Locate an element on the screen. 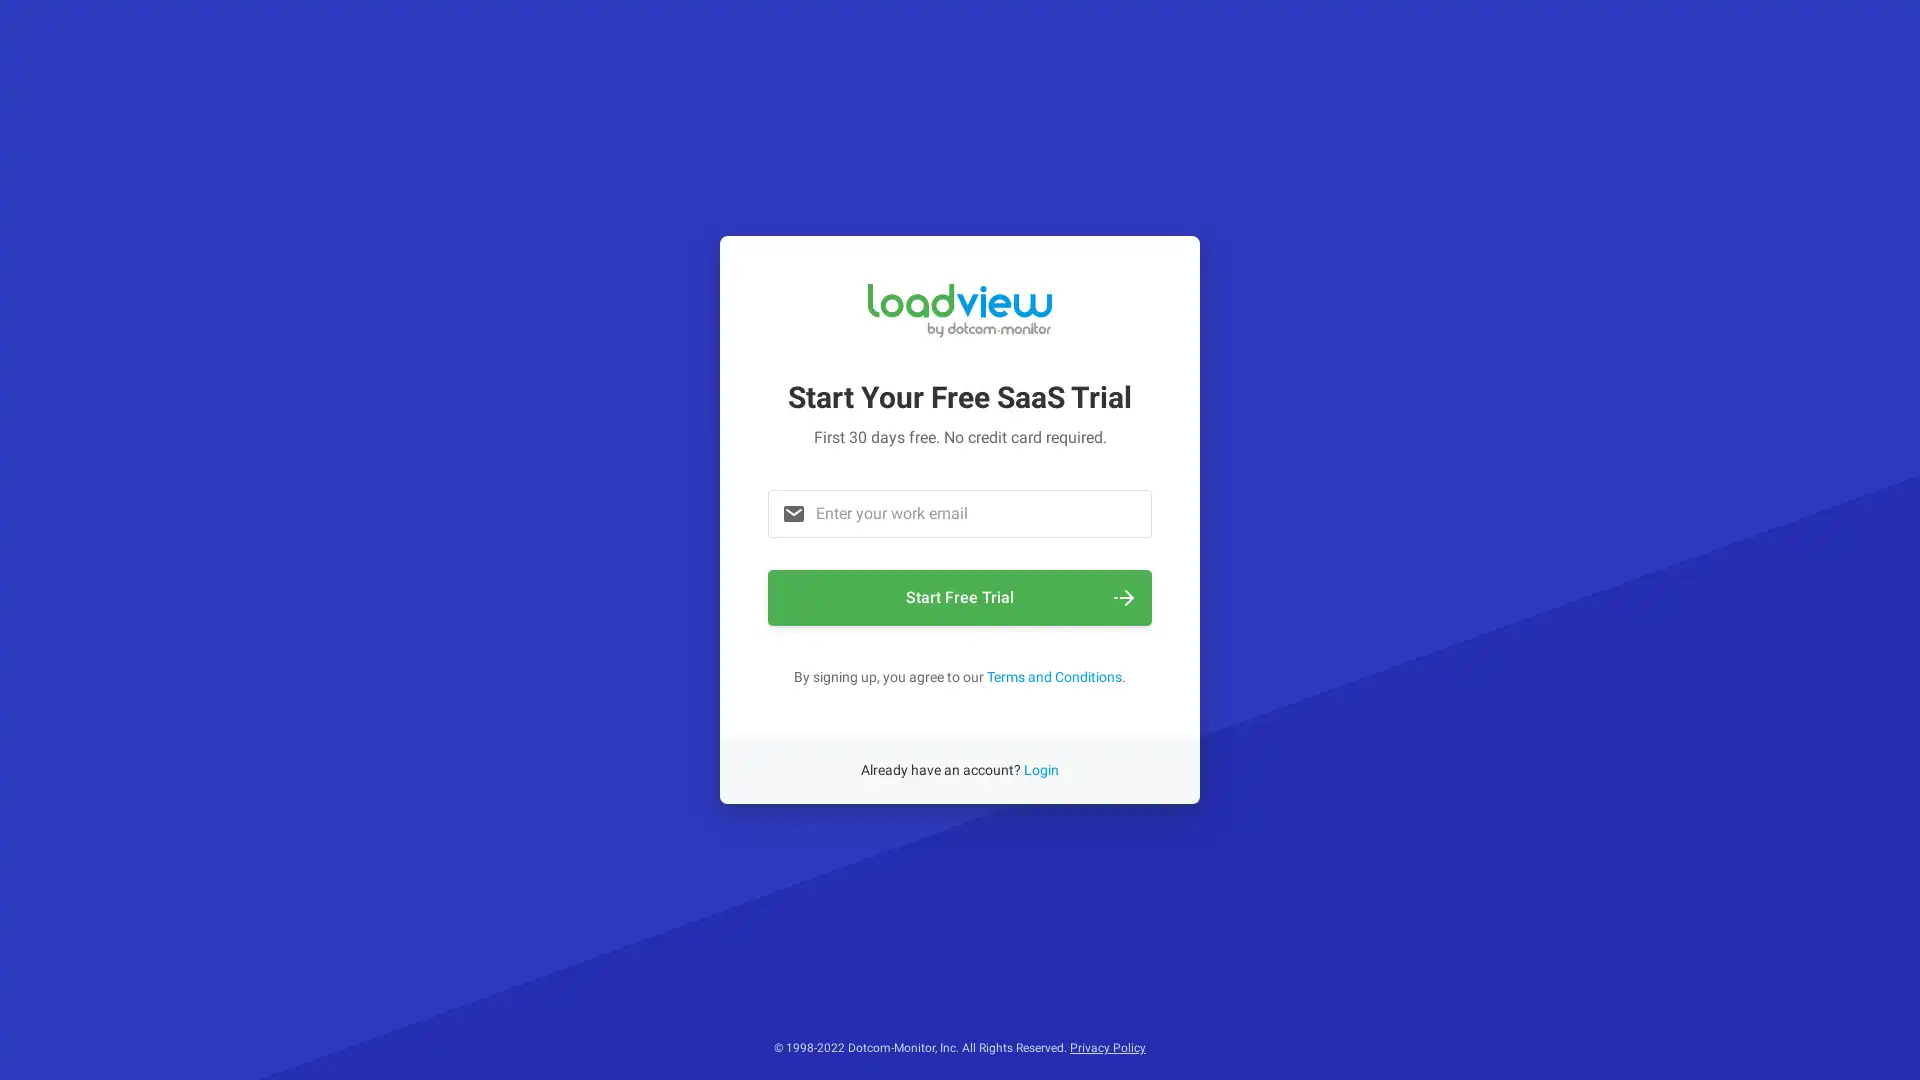 This screenshot has height=1080, width=1920. Start Free Trial is located at coordinates (960, 596).